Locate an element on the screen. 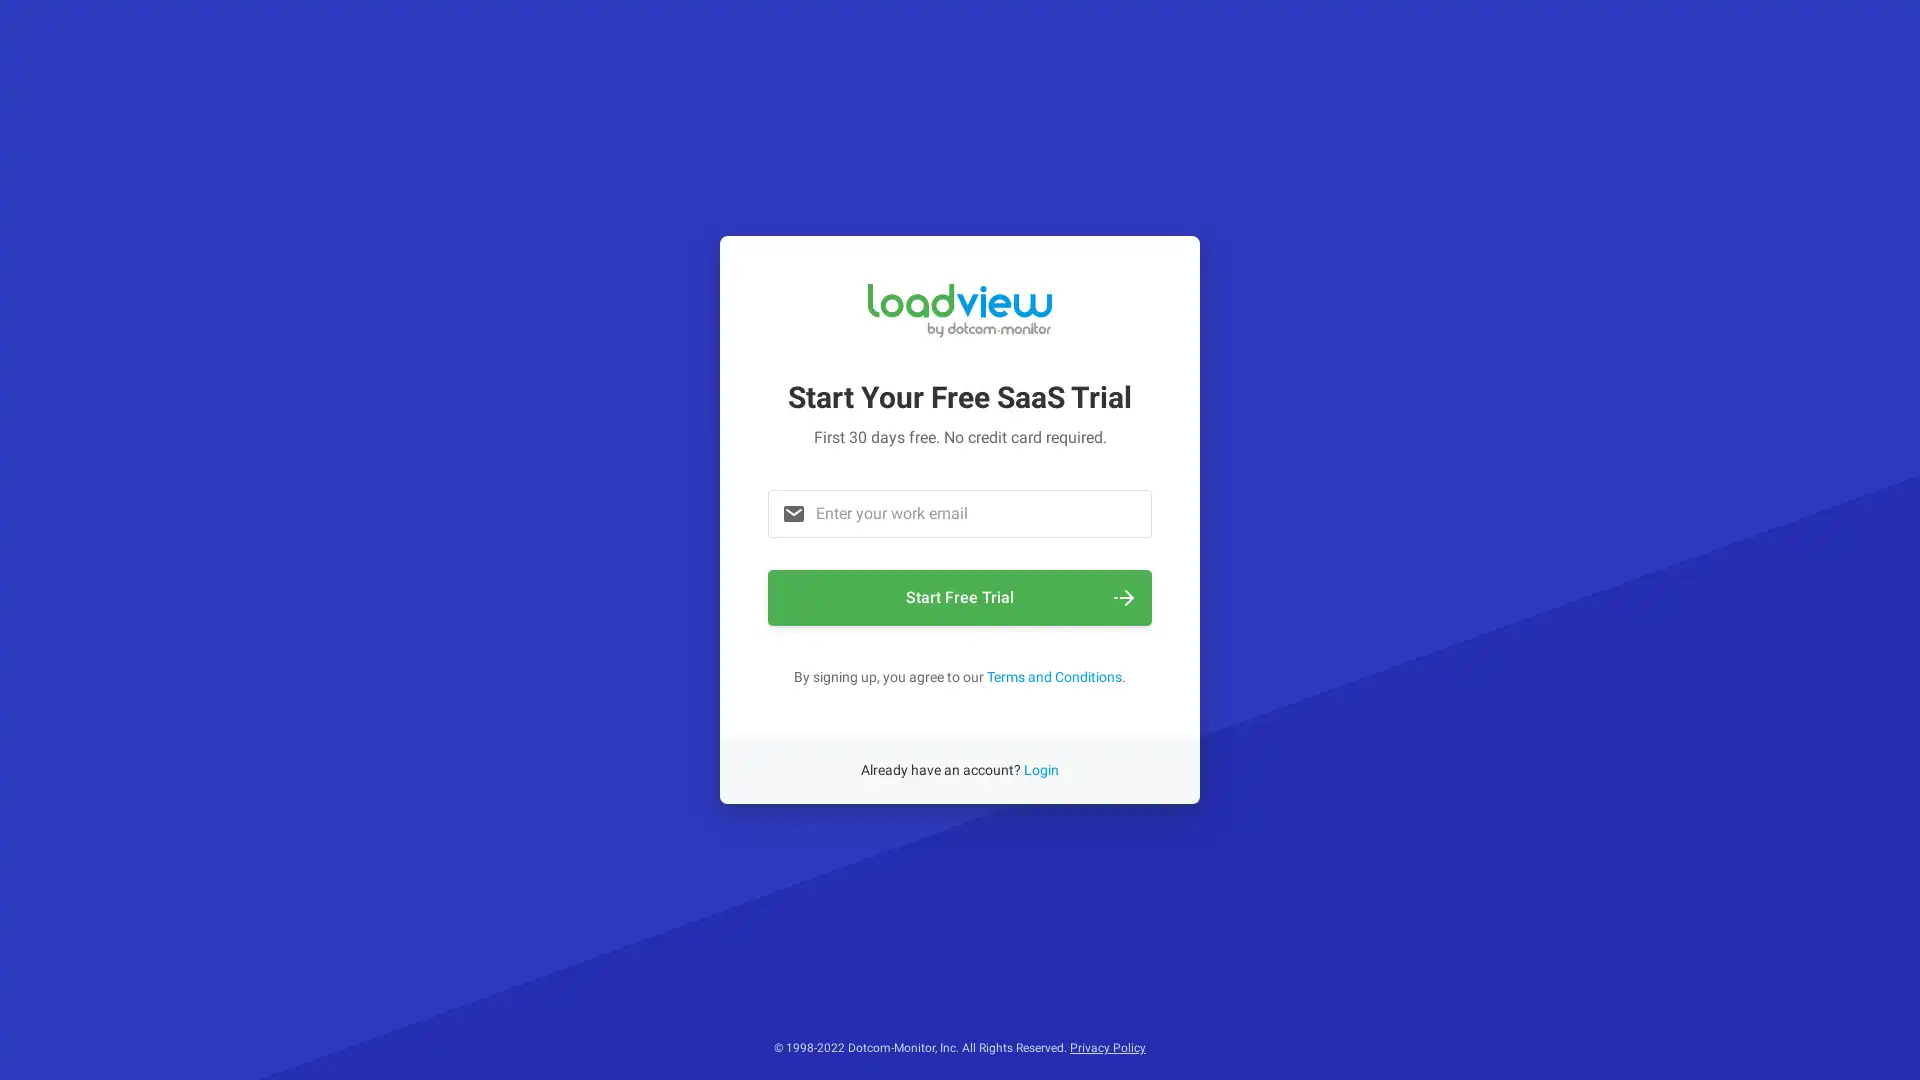 This screenshot has height=1080, width=1920. Start Free Trial is located at coordinates (960, 596).